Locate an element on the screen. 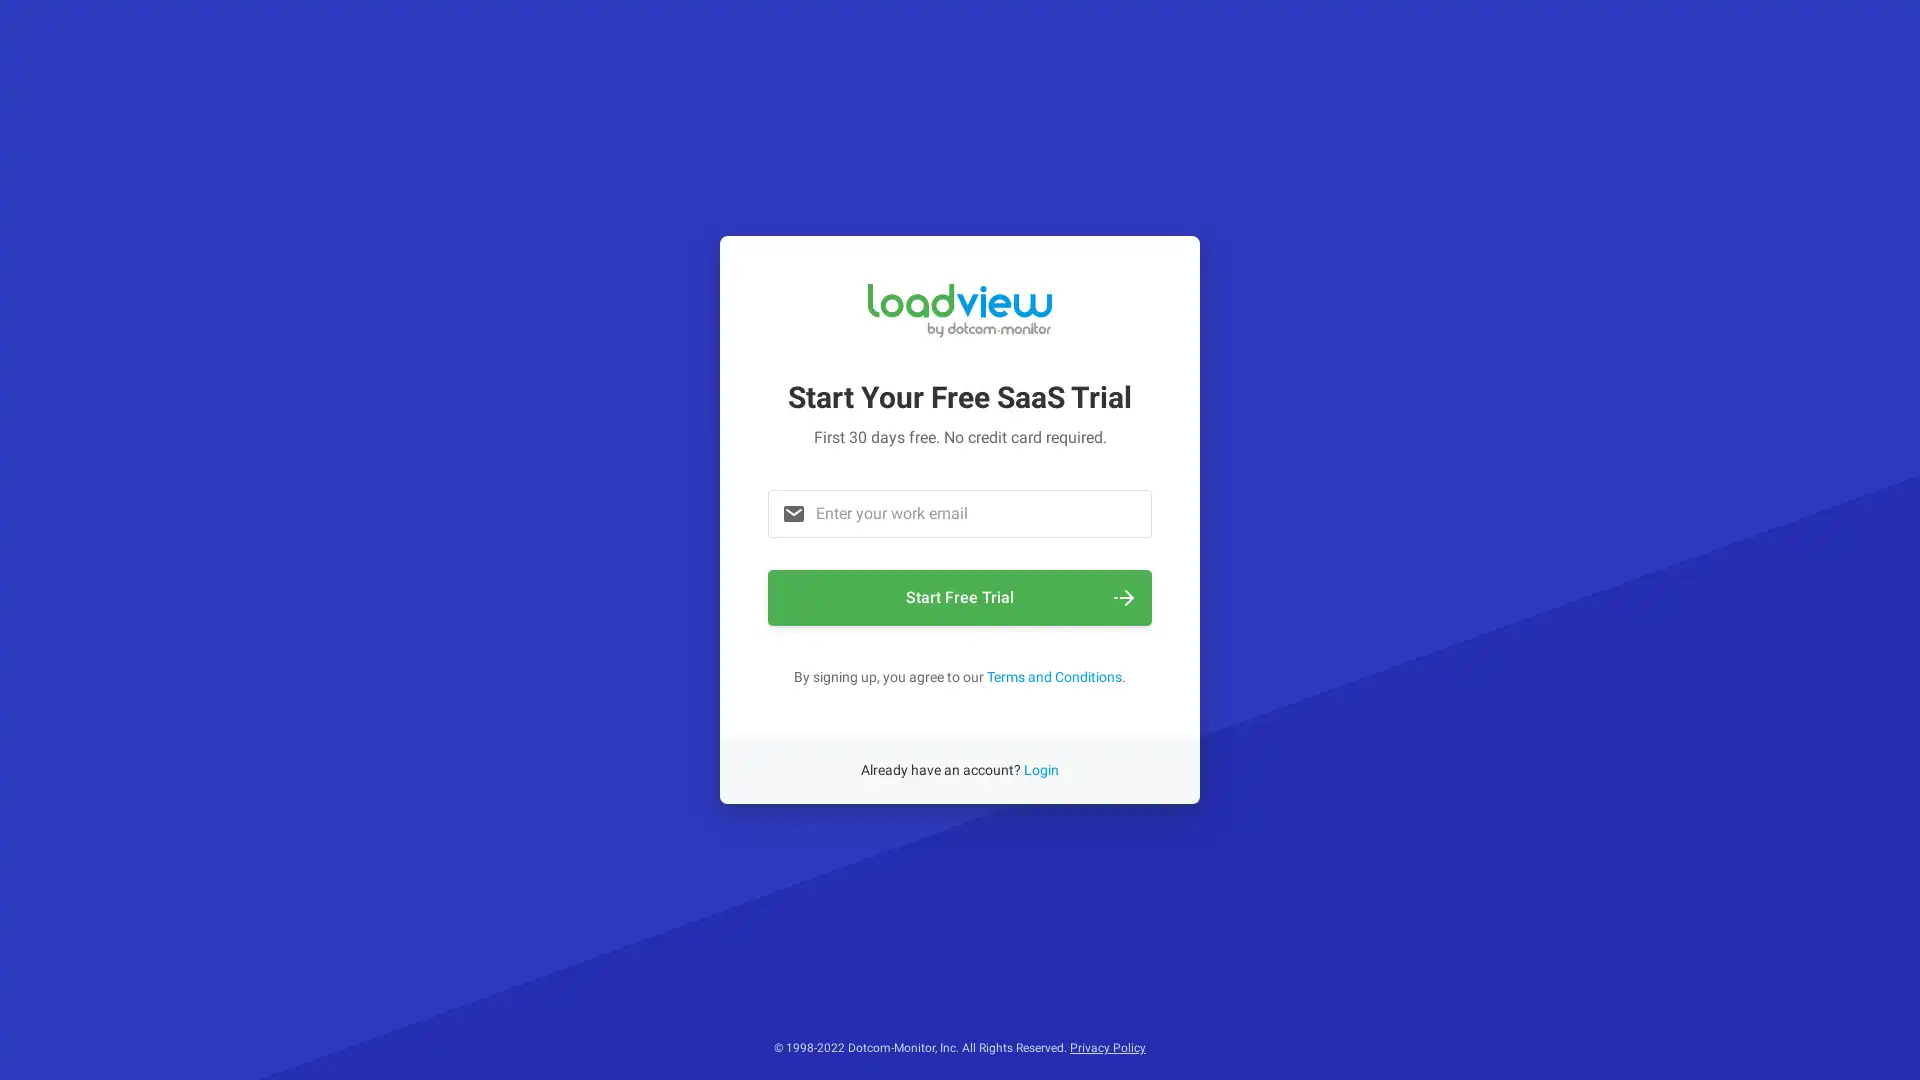 This screenshot has height=1080, width=1920. Start Free Trial is located at coordinates (960, 596).